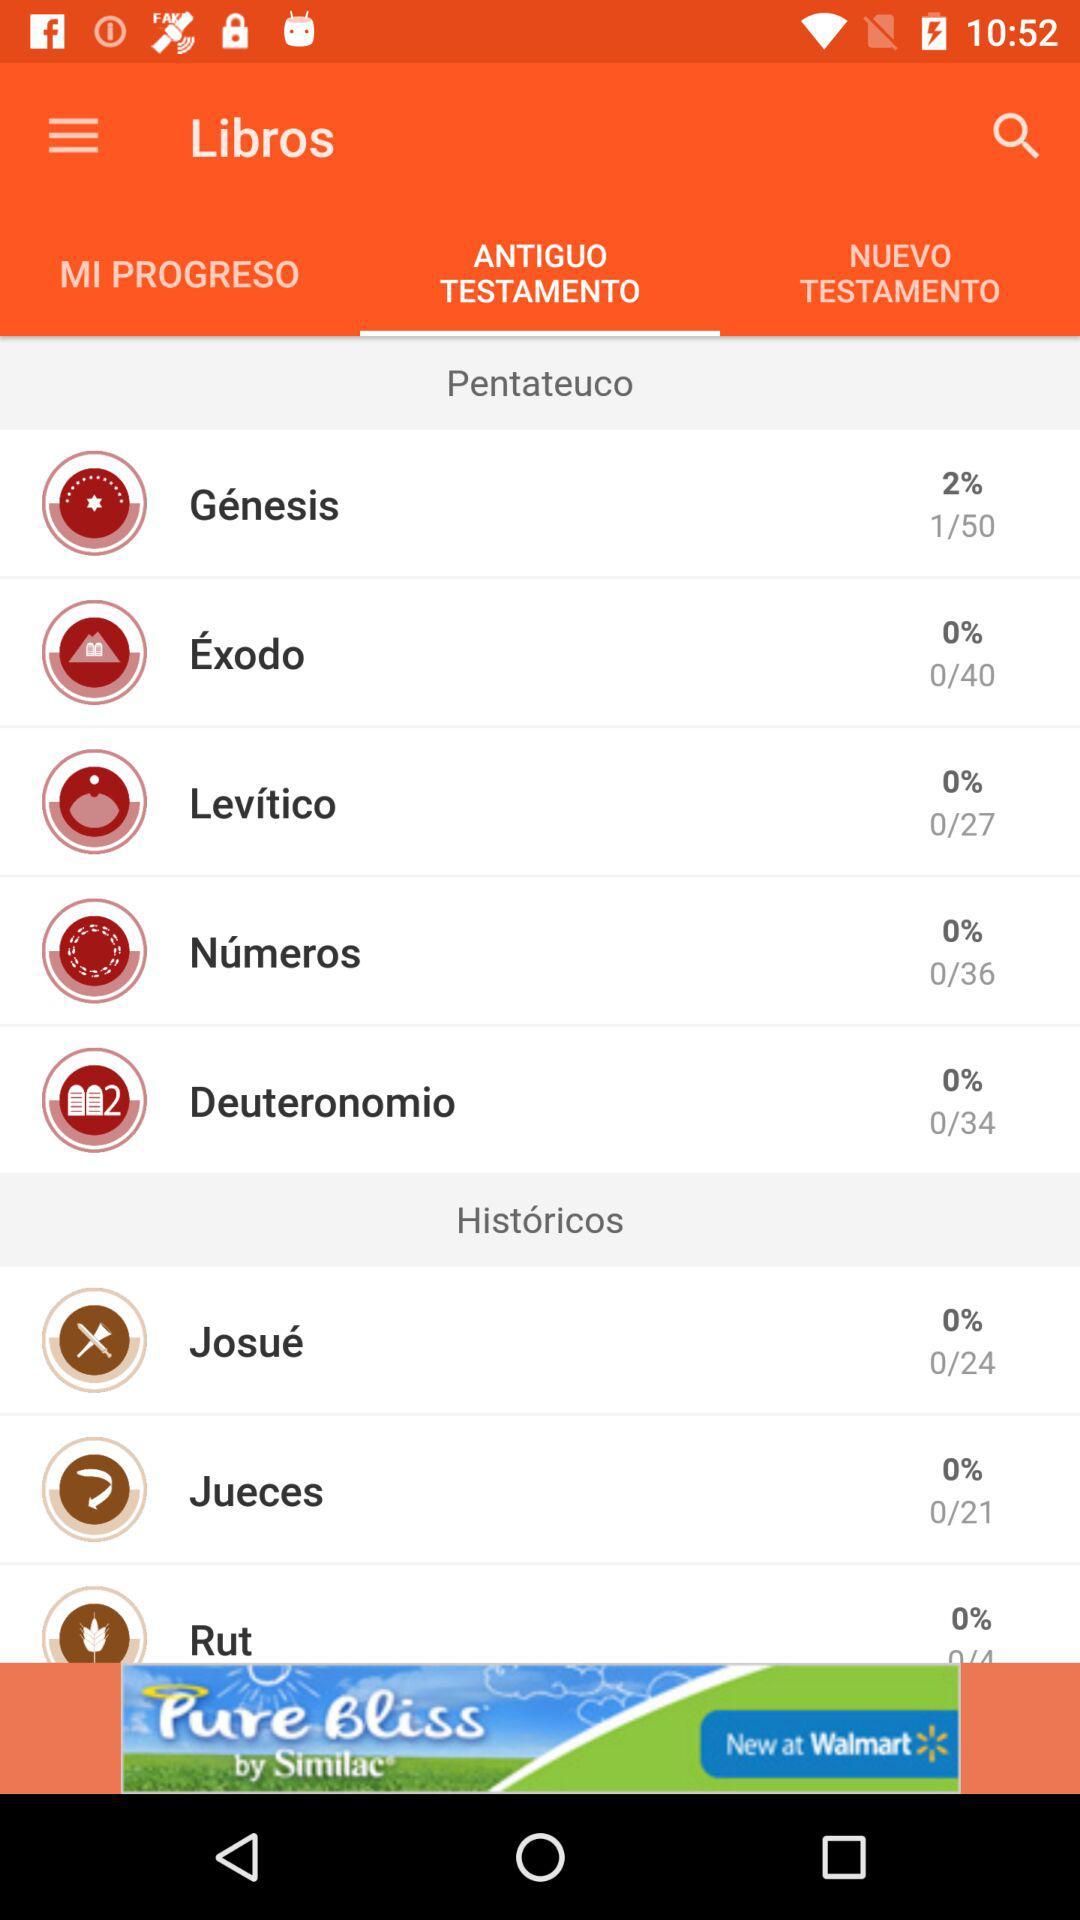 The width and height of the screenshot is (1080, 1920). I want to click on the jueces, so click(255, 1489).